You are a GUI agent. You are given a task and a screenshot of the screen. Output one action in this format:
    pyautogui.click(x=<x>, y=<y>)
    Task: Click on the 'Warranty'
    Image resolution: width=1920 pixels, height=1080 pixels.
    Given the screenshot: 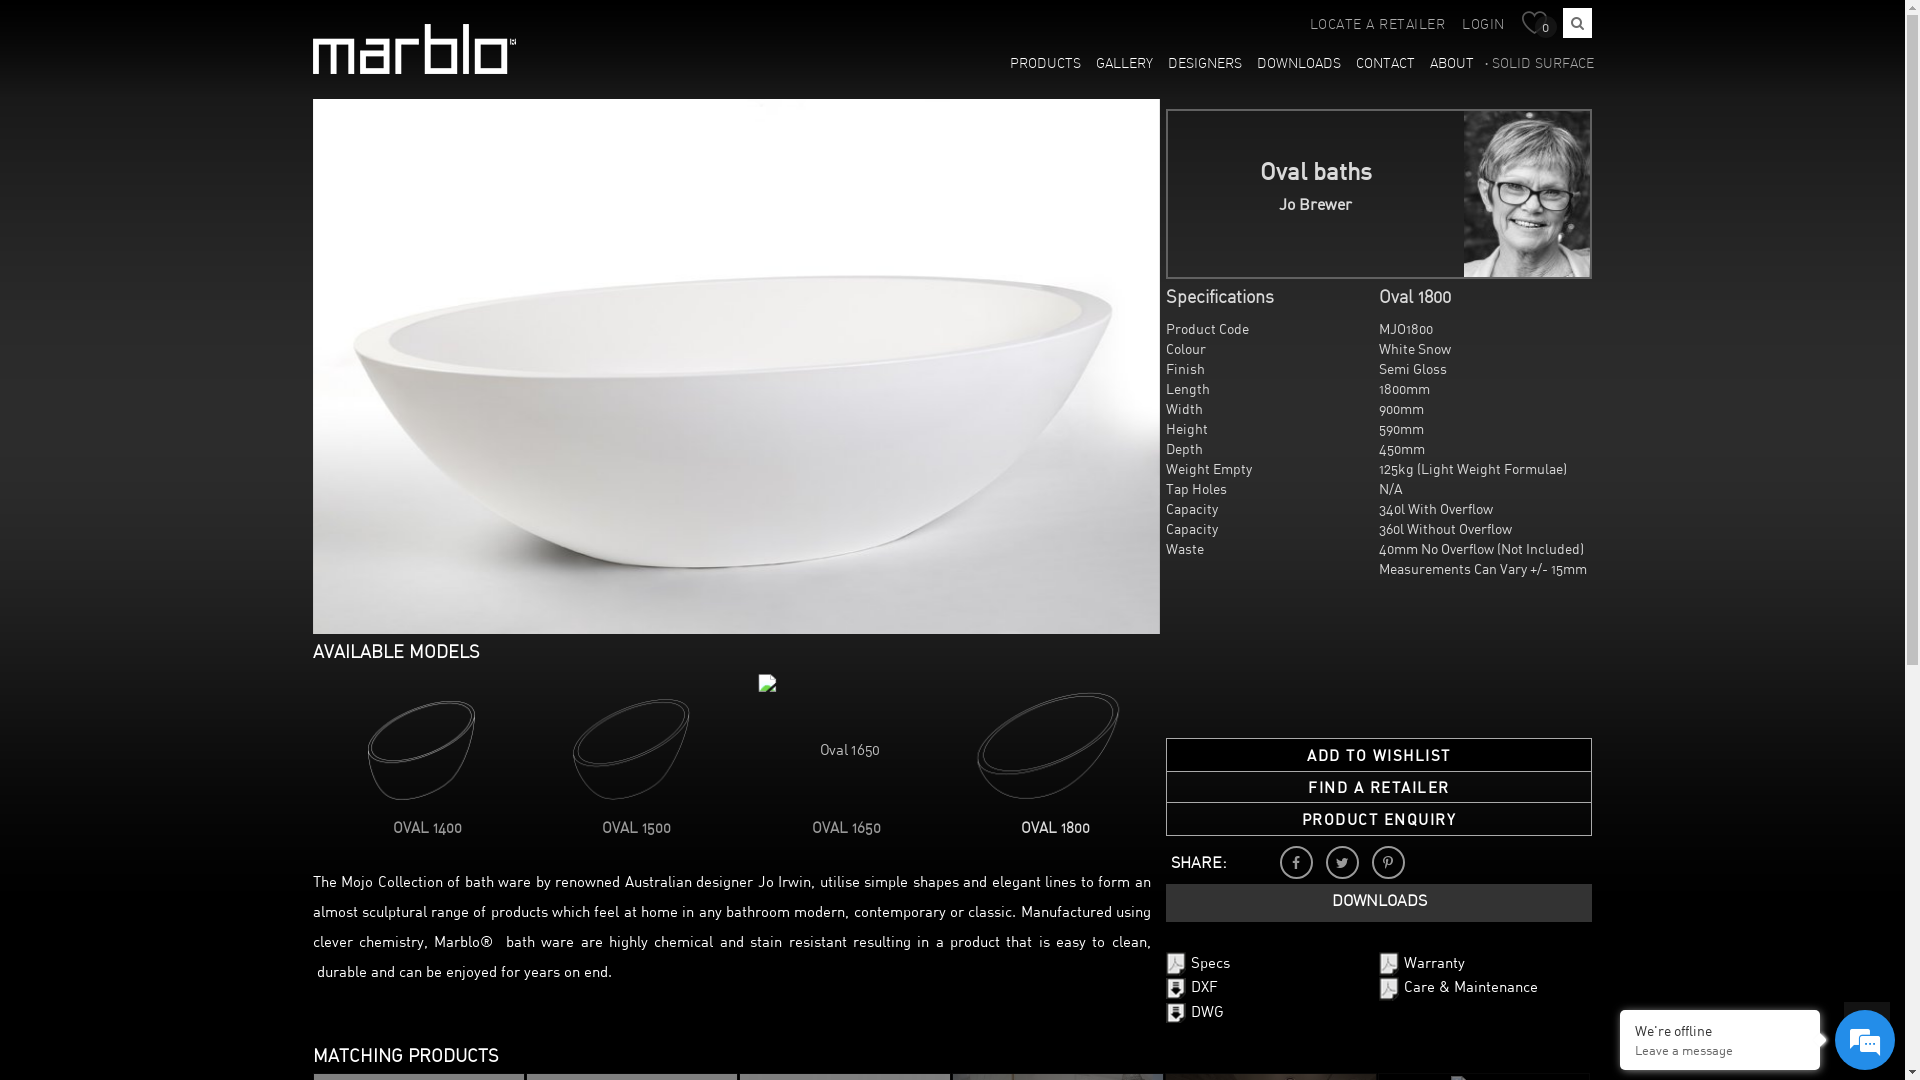 What is the action you would take?
    pyautogui.click(x=1420, y=963)
    